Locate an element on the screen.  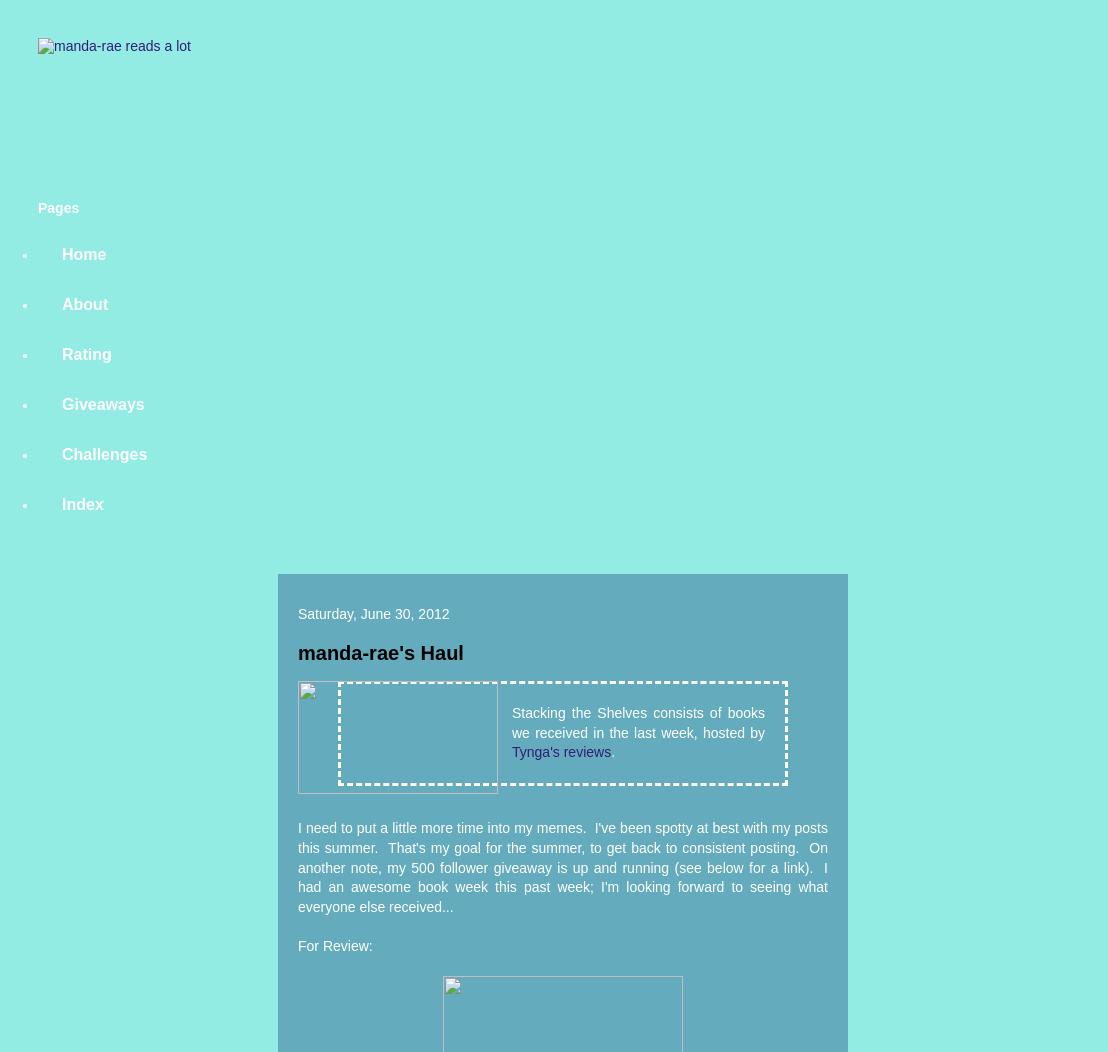
'Challenges' is located at coordinates (61, 454).